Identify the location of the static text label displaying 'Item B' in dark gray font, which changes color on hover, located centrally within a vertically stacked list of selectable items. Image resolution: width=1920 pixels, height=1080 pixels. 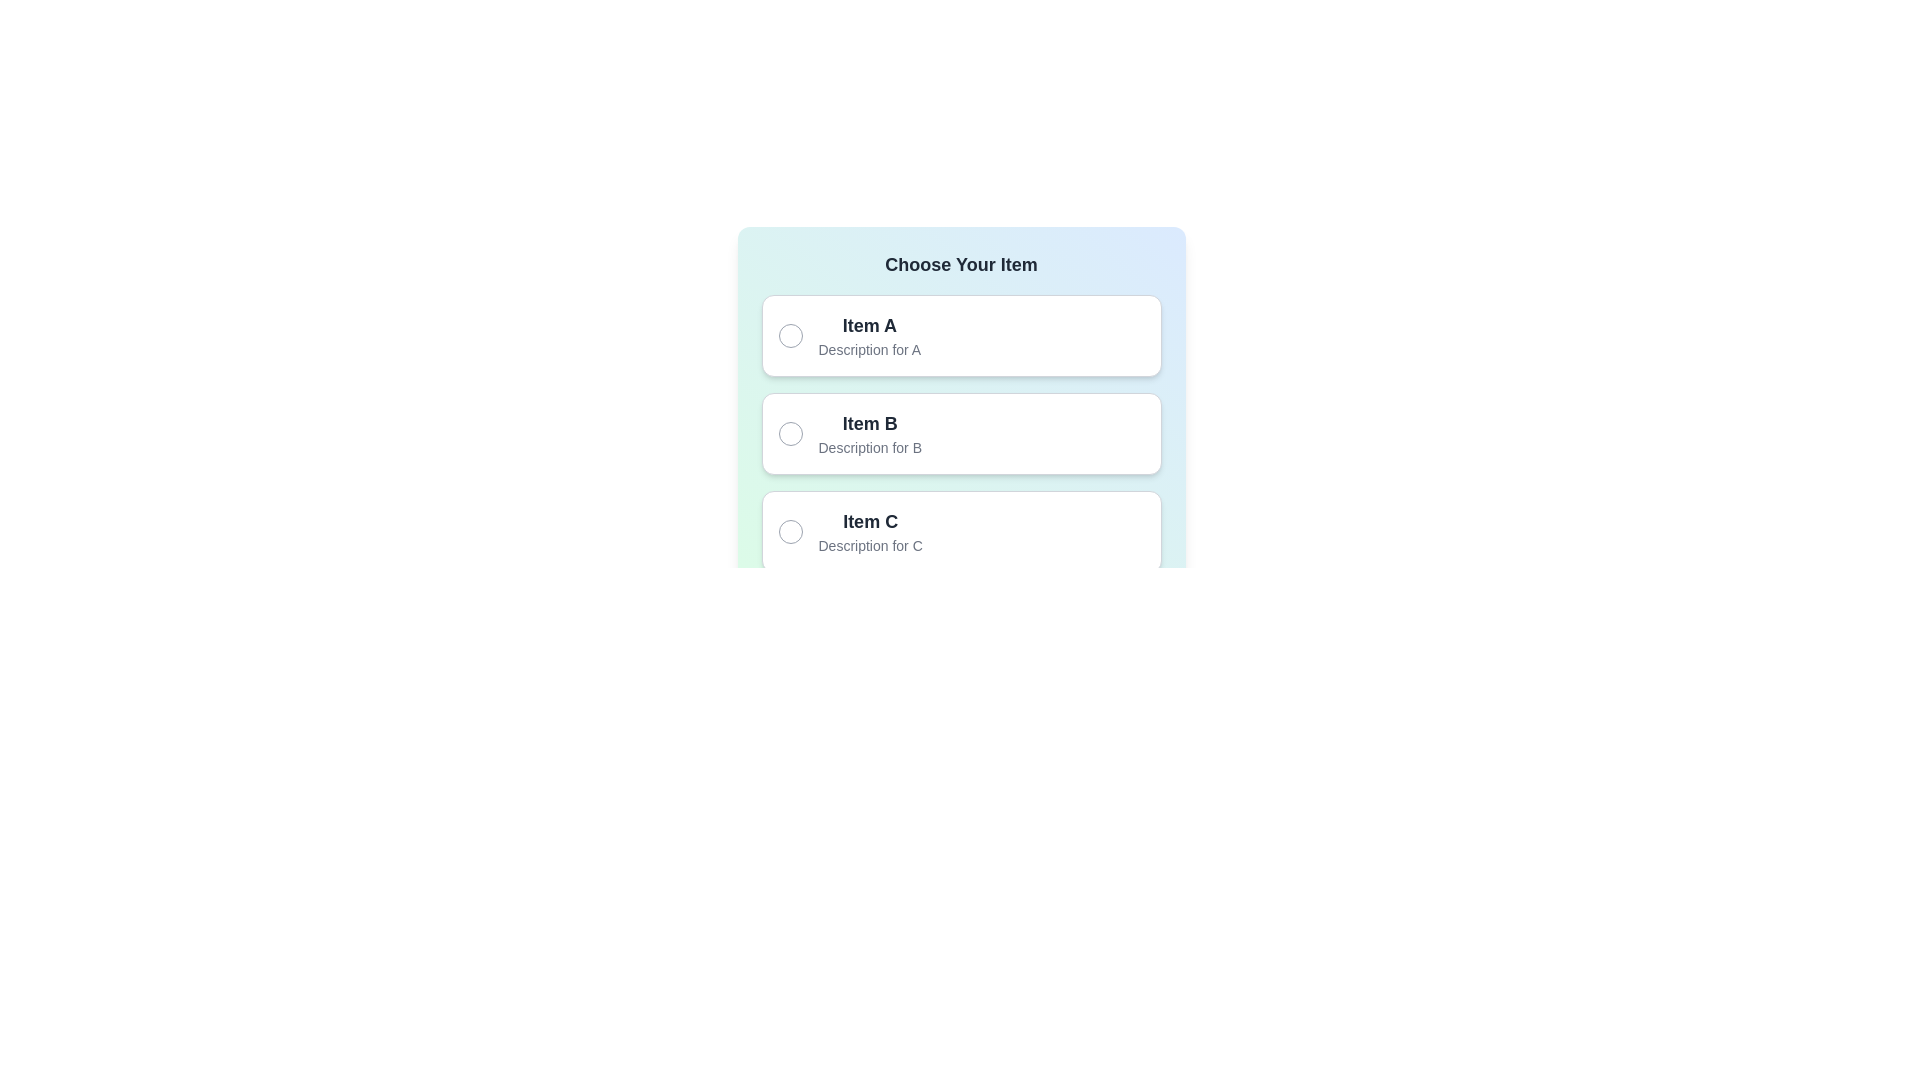
(870, 423).